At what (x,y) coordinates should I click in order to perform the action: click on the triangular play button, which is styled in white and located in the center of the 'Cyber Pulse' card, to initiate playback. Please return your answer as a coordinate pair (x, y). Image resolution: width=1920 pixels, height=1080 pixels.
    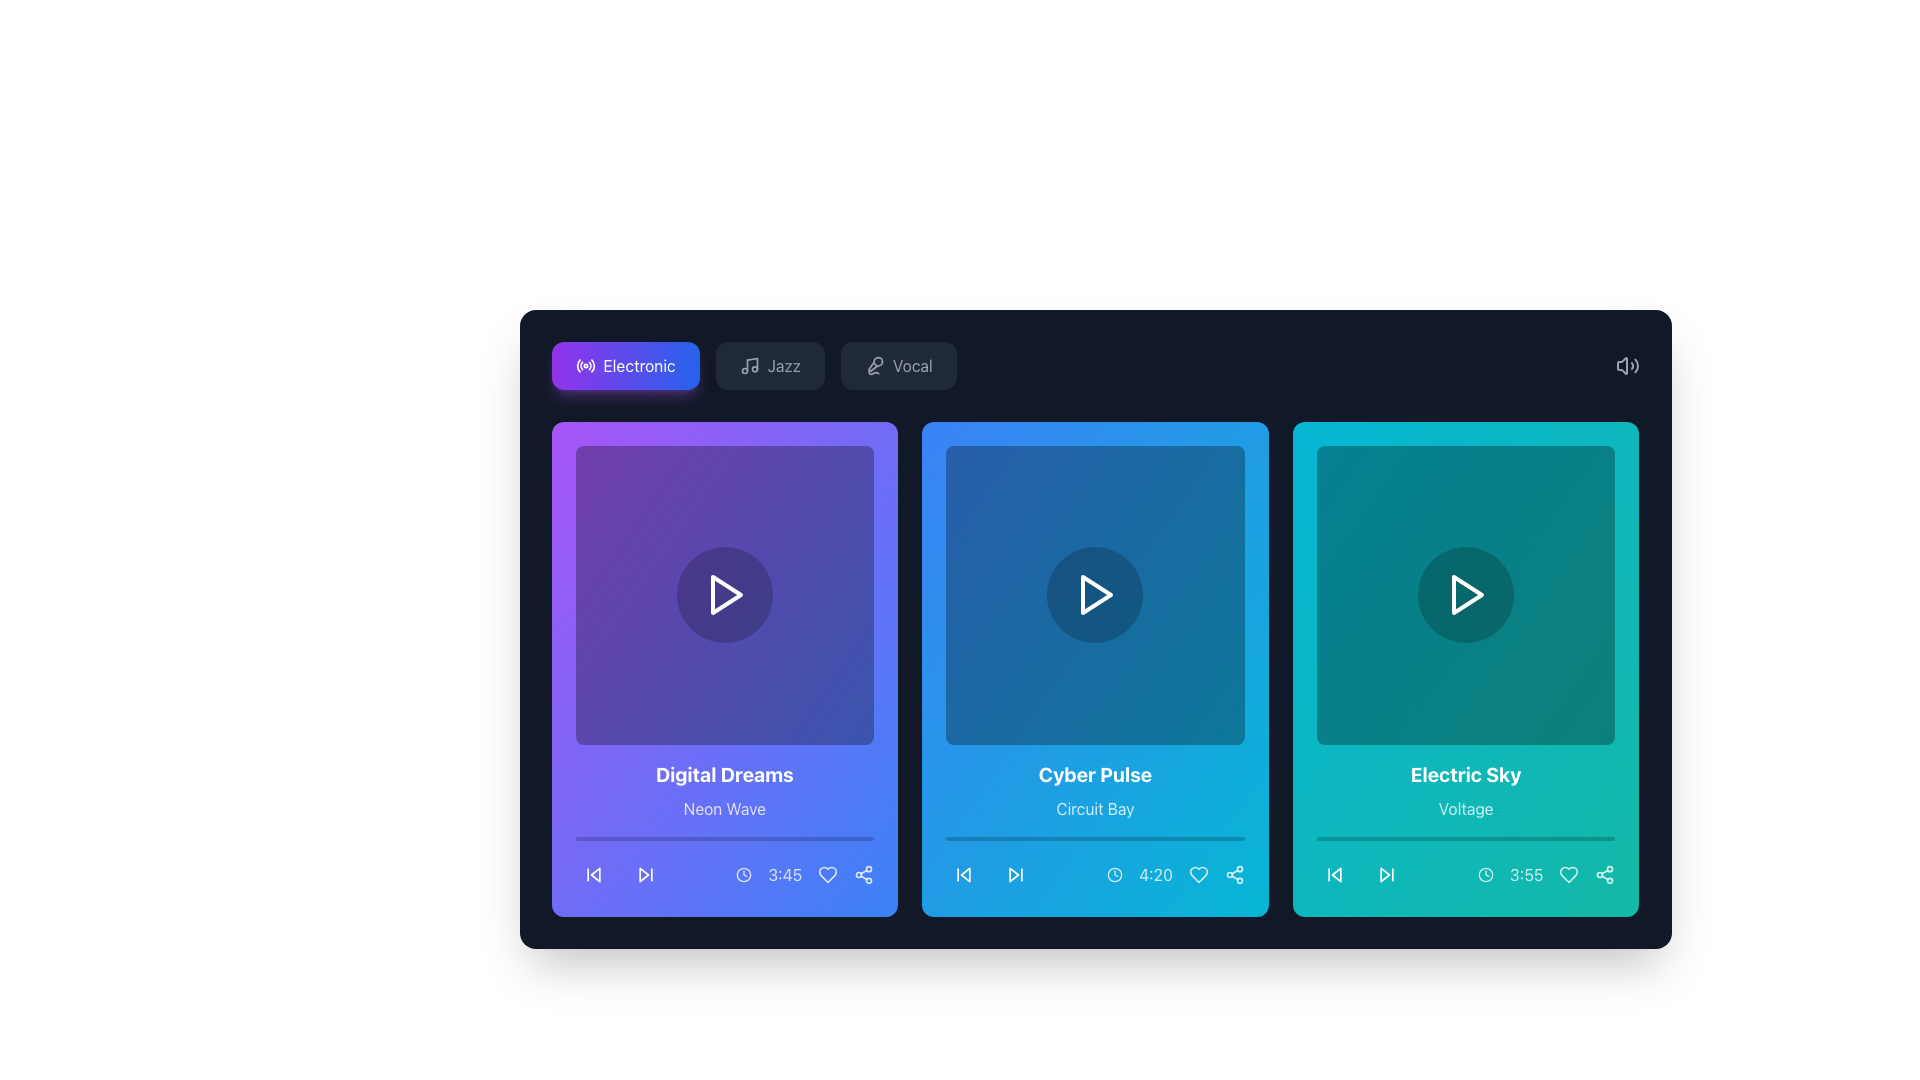
    Looking at the image, I should click on (1094, 594).